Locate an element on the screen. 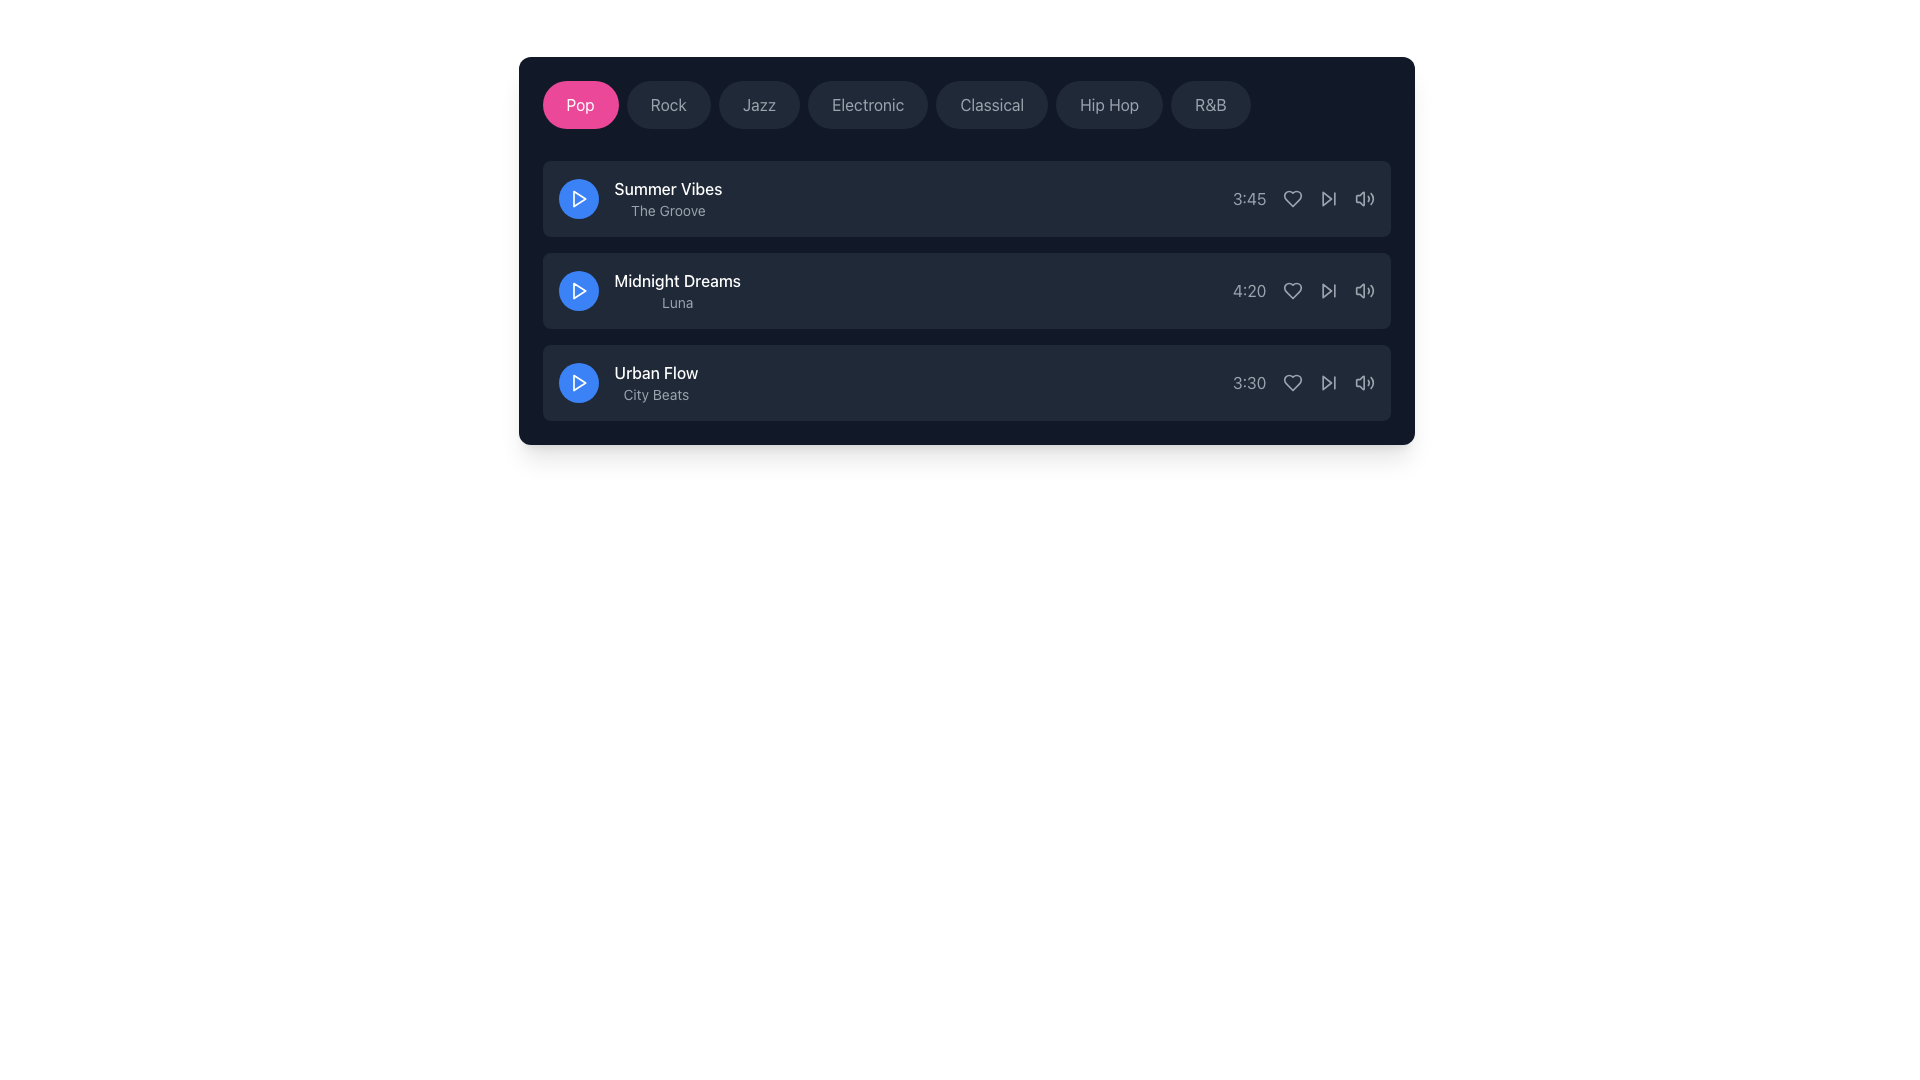 This screenshot has width=1920, height=1080. the triangular play icon within the blue circular button adjacent is located at coordinates (578, 199).